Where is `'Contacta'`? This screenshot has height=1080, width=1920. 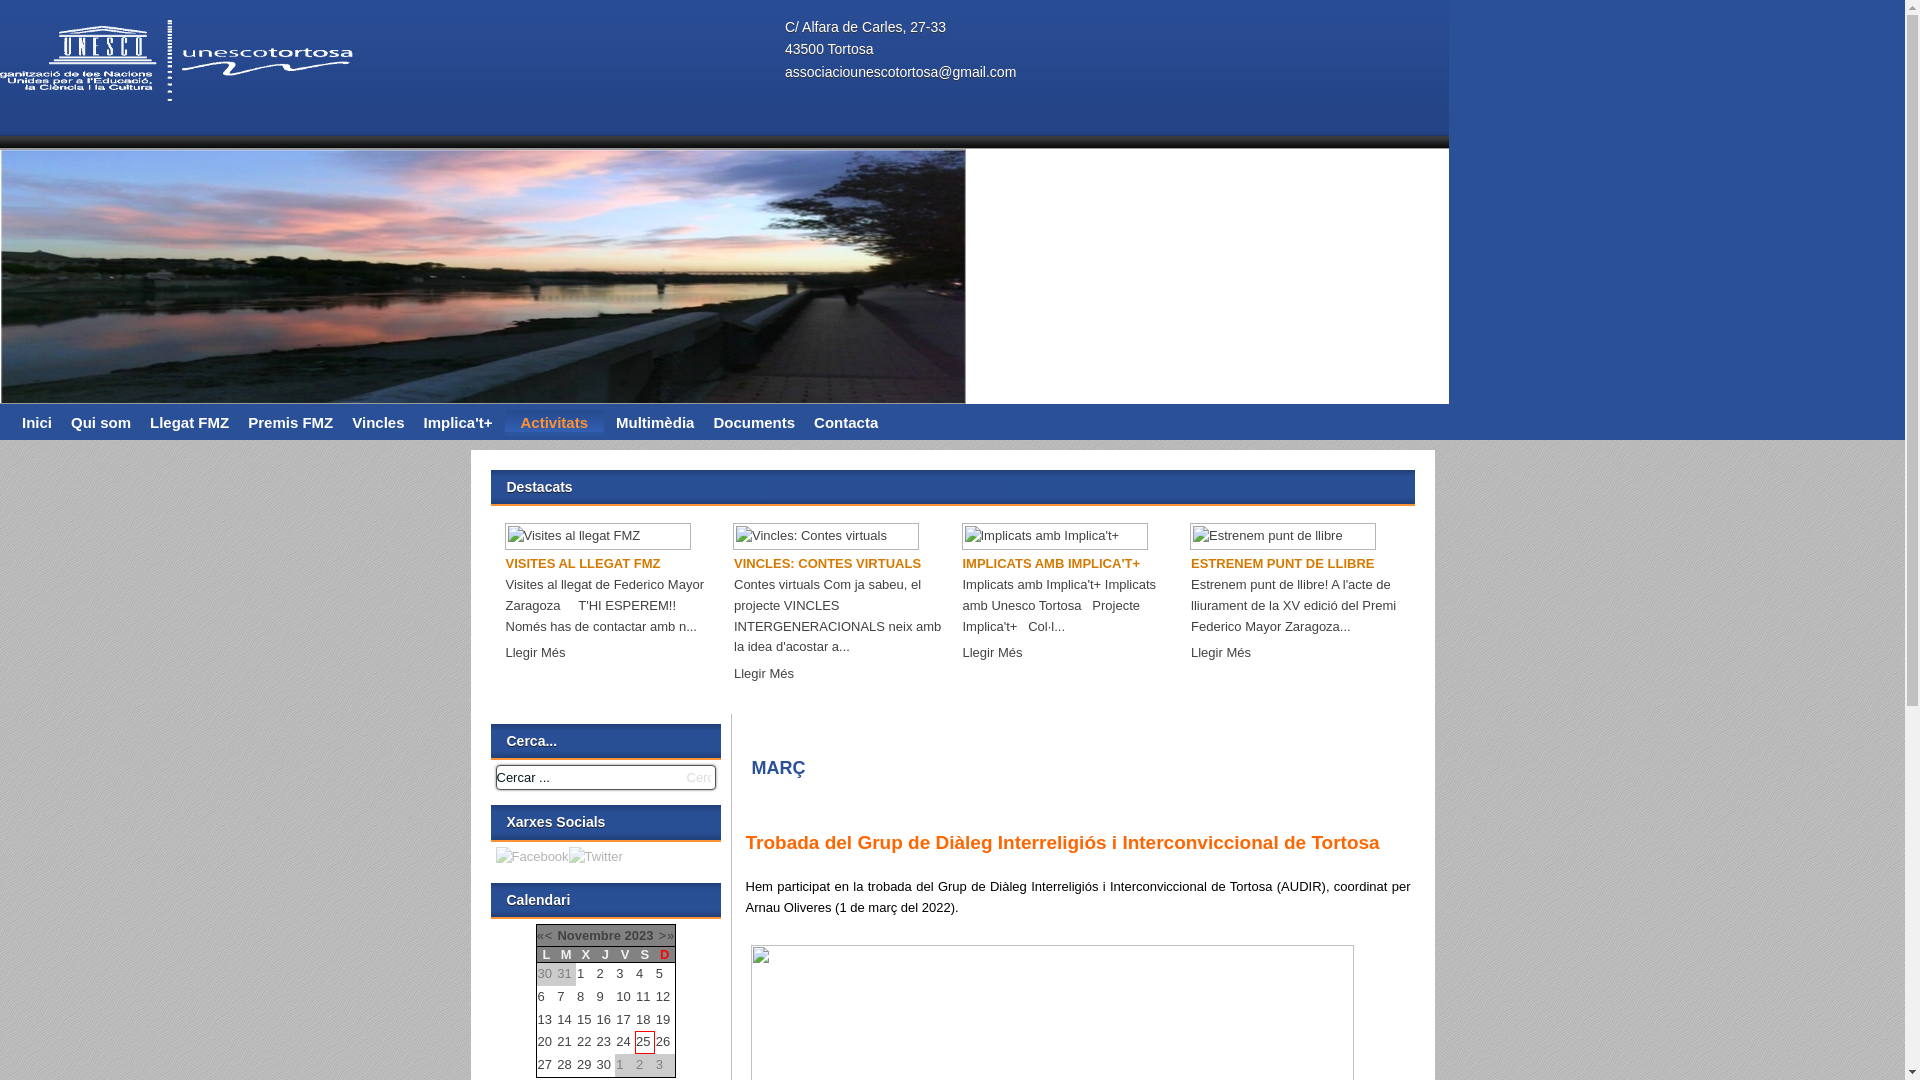 'Contacta' is located at coordinates (845, 422).